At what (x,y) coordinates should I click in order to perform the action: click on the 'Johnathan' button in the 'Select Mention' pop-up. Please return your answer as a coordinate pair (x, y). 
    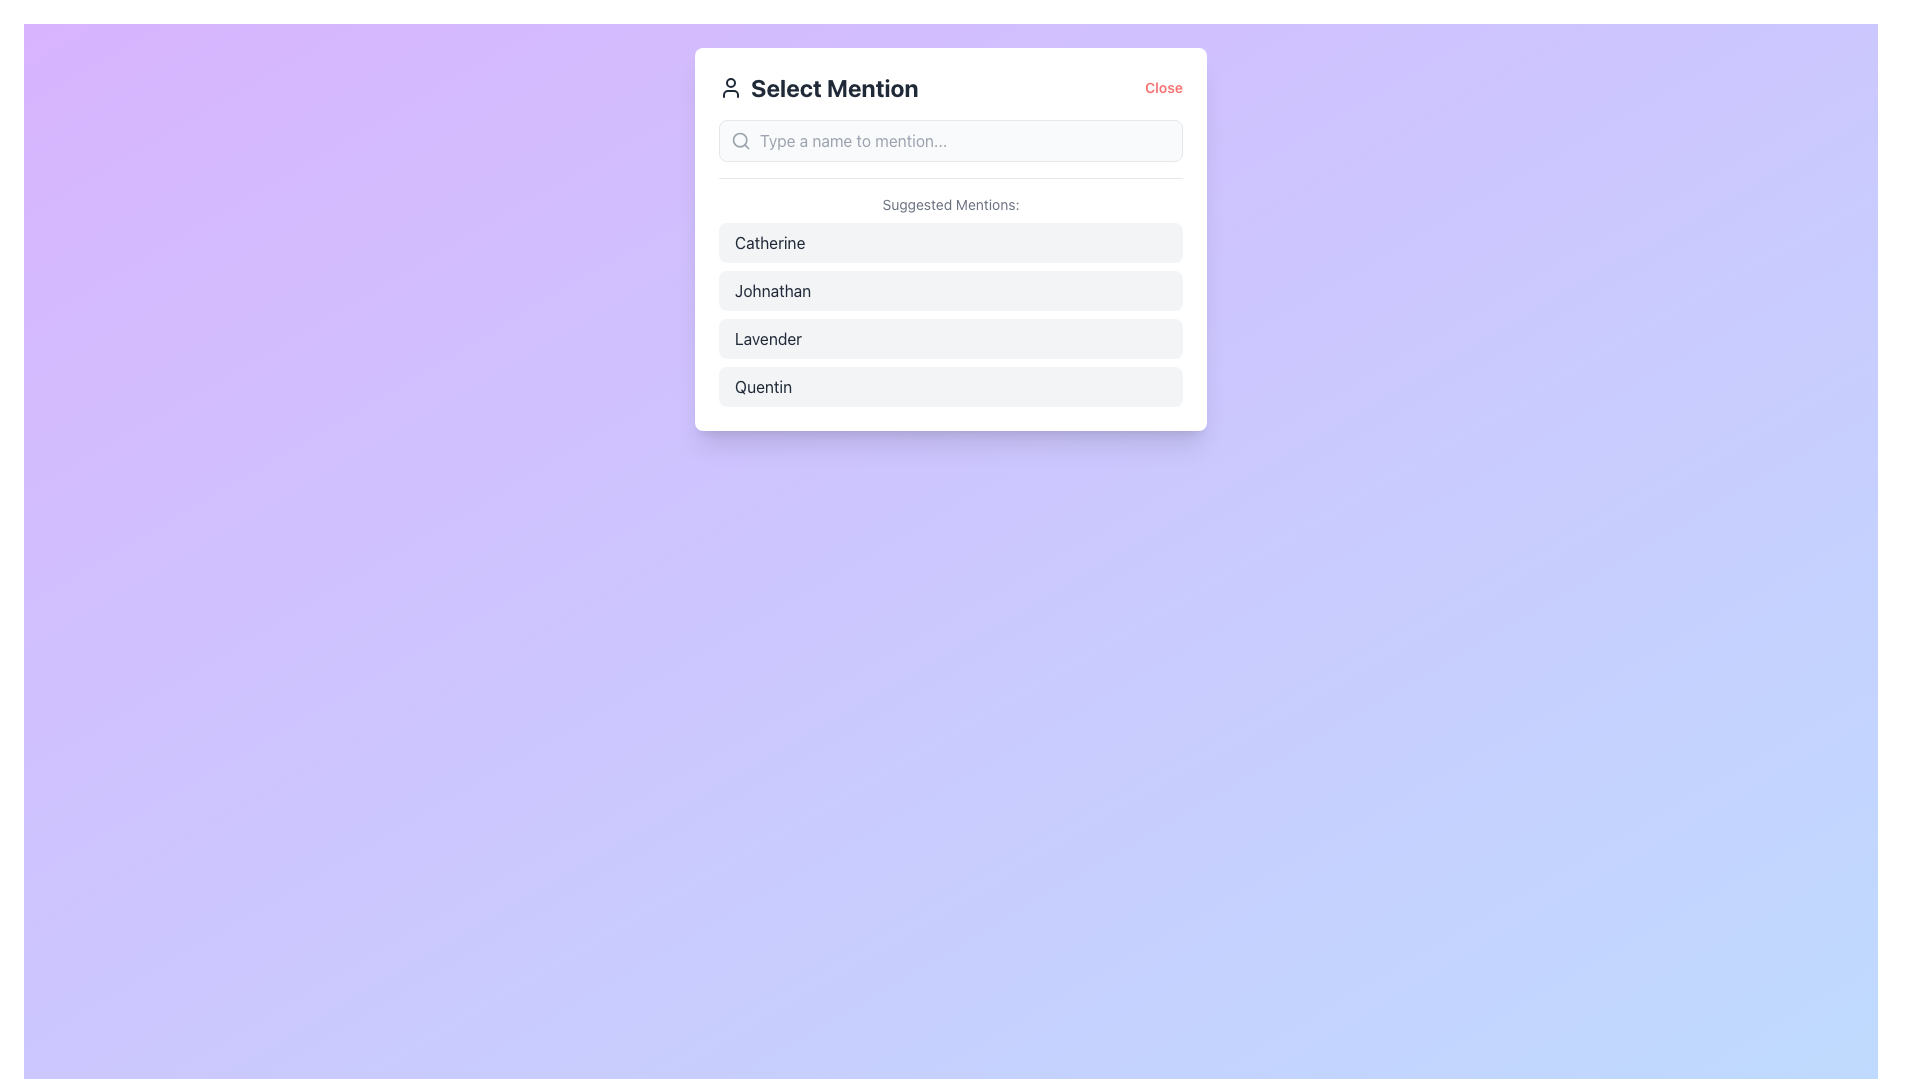
    Looking at the image, I should click on (949, 290).